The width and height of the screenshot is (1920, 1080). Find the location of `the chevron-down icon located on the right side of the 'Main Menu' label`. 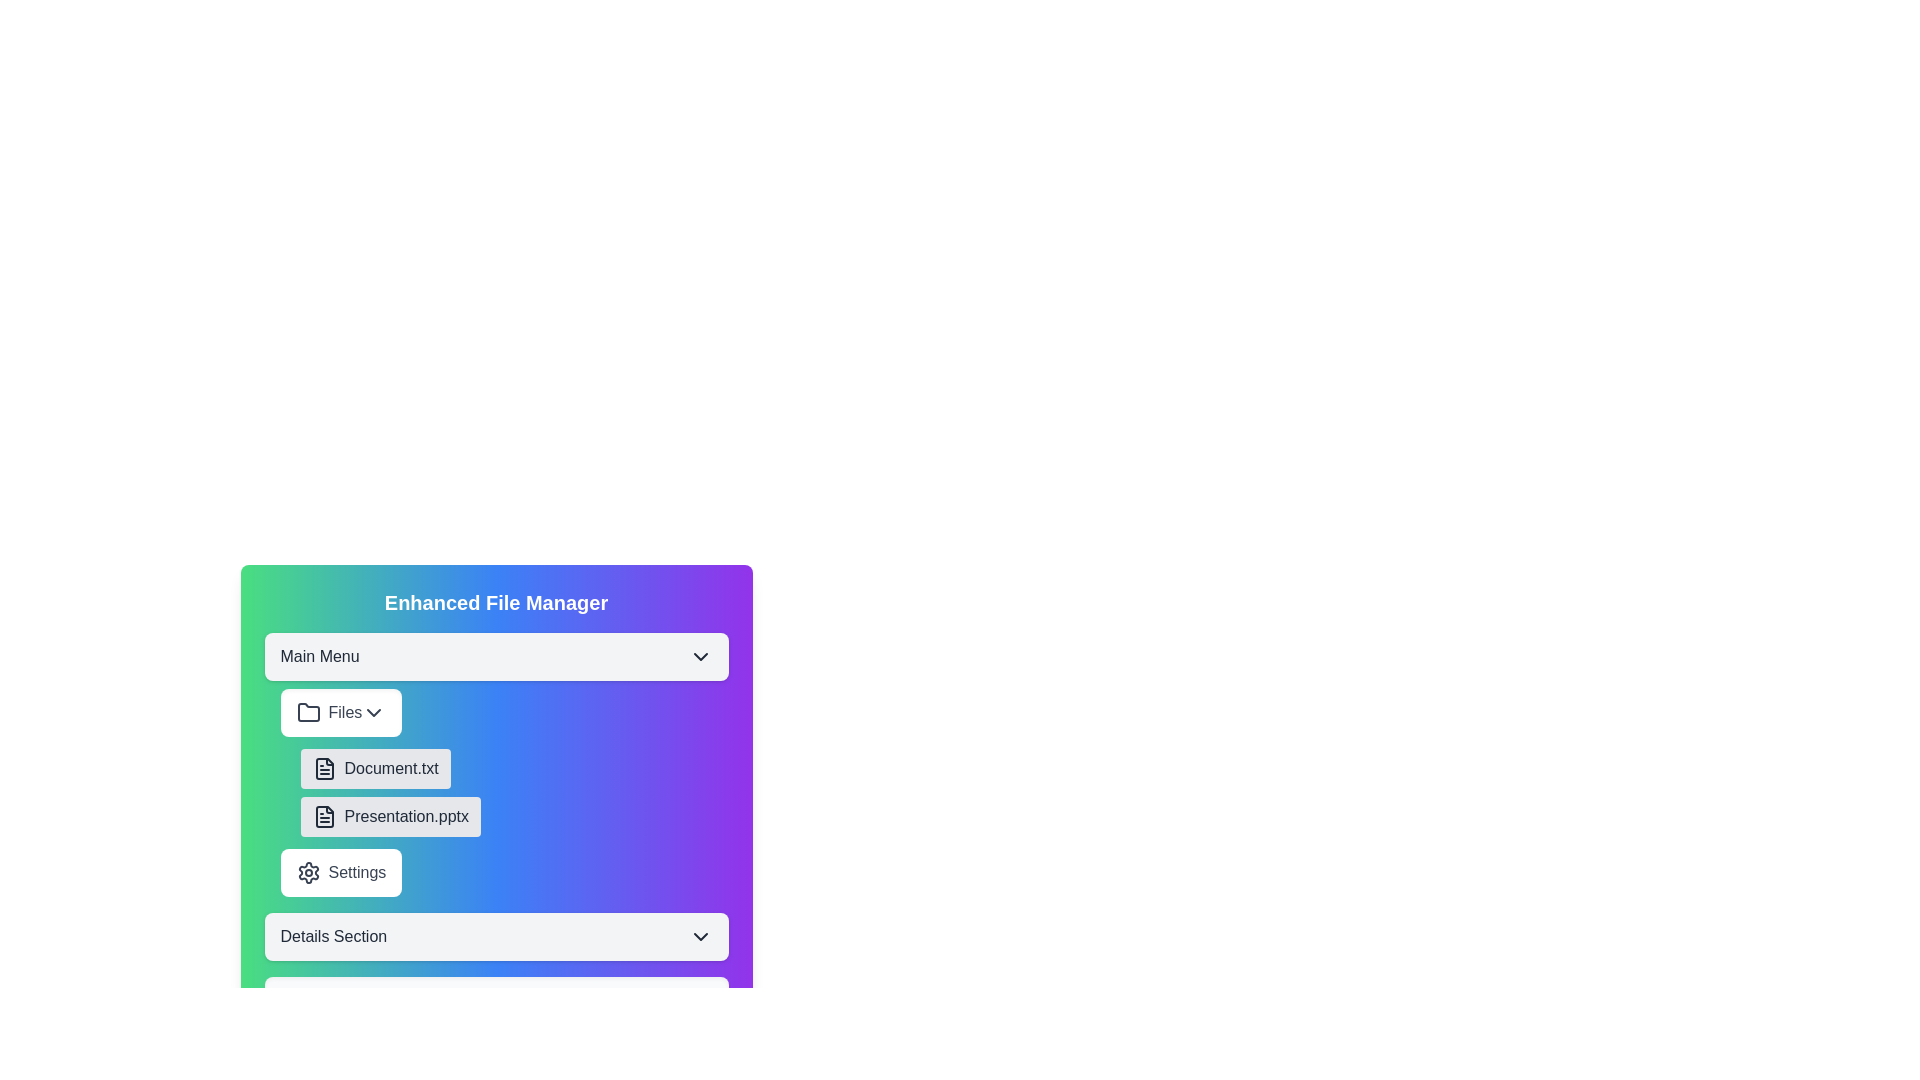

the chevron-down icon located on the right side of the 'Main Menu' label is located at coordinates (700, 656).